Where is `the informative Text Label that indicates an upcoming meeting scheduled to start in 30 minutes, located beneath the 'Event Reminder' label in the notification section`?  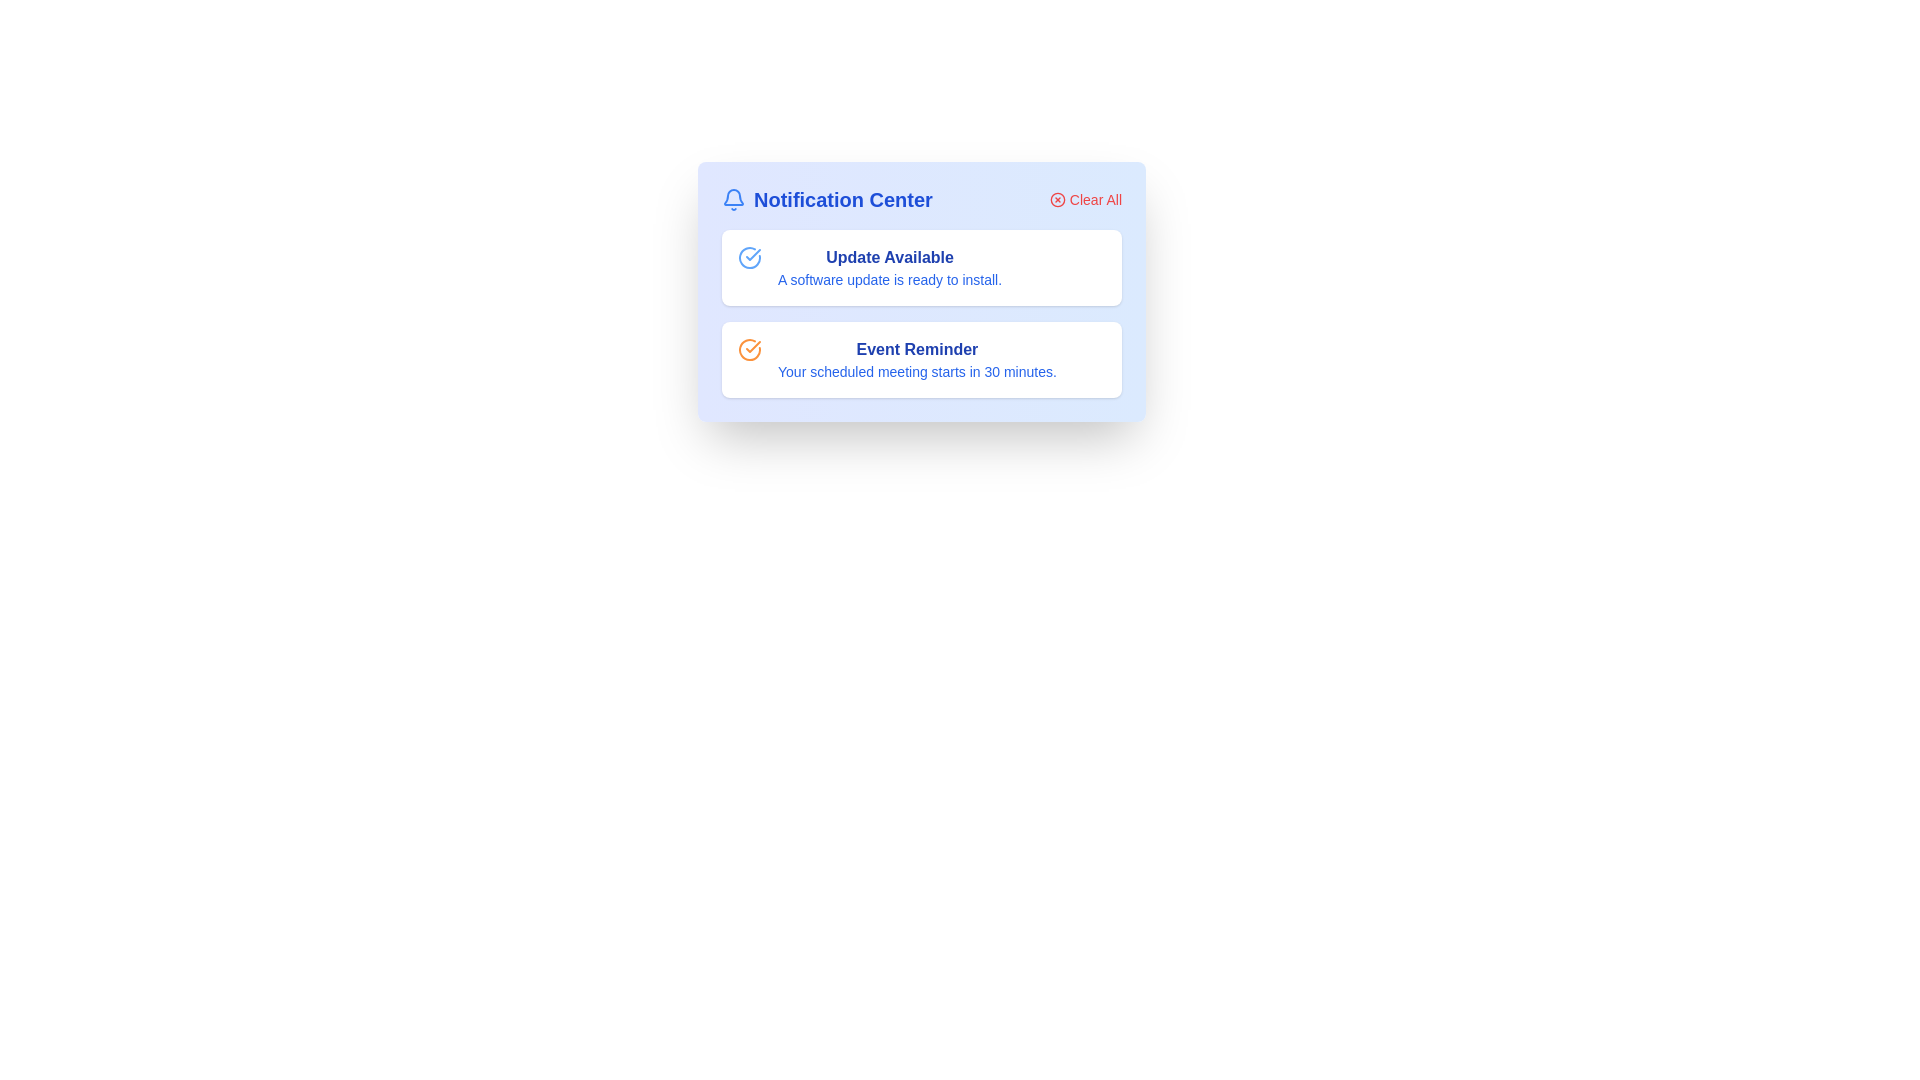 the informative Text Label that indicates an upcoming meeting scheduled to start in 30 minutes, located beneath the 'Event Reminder' label in the notification section is located at coordinates (916, 371).